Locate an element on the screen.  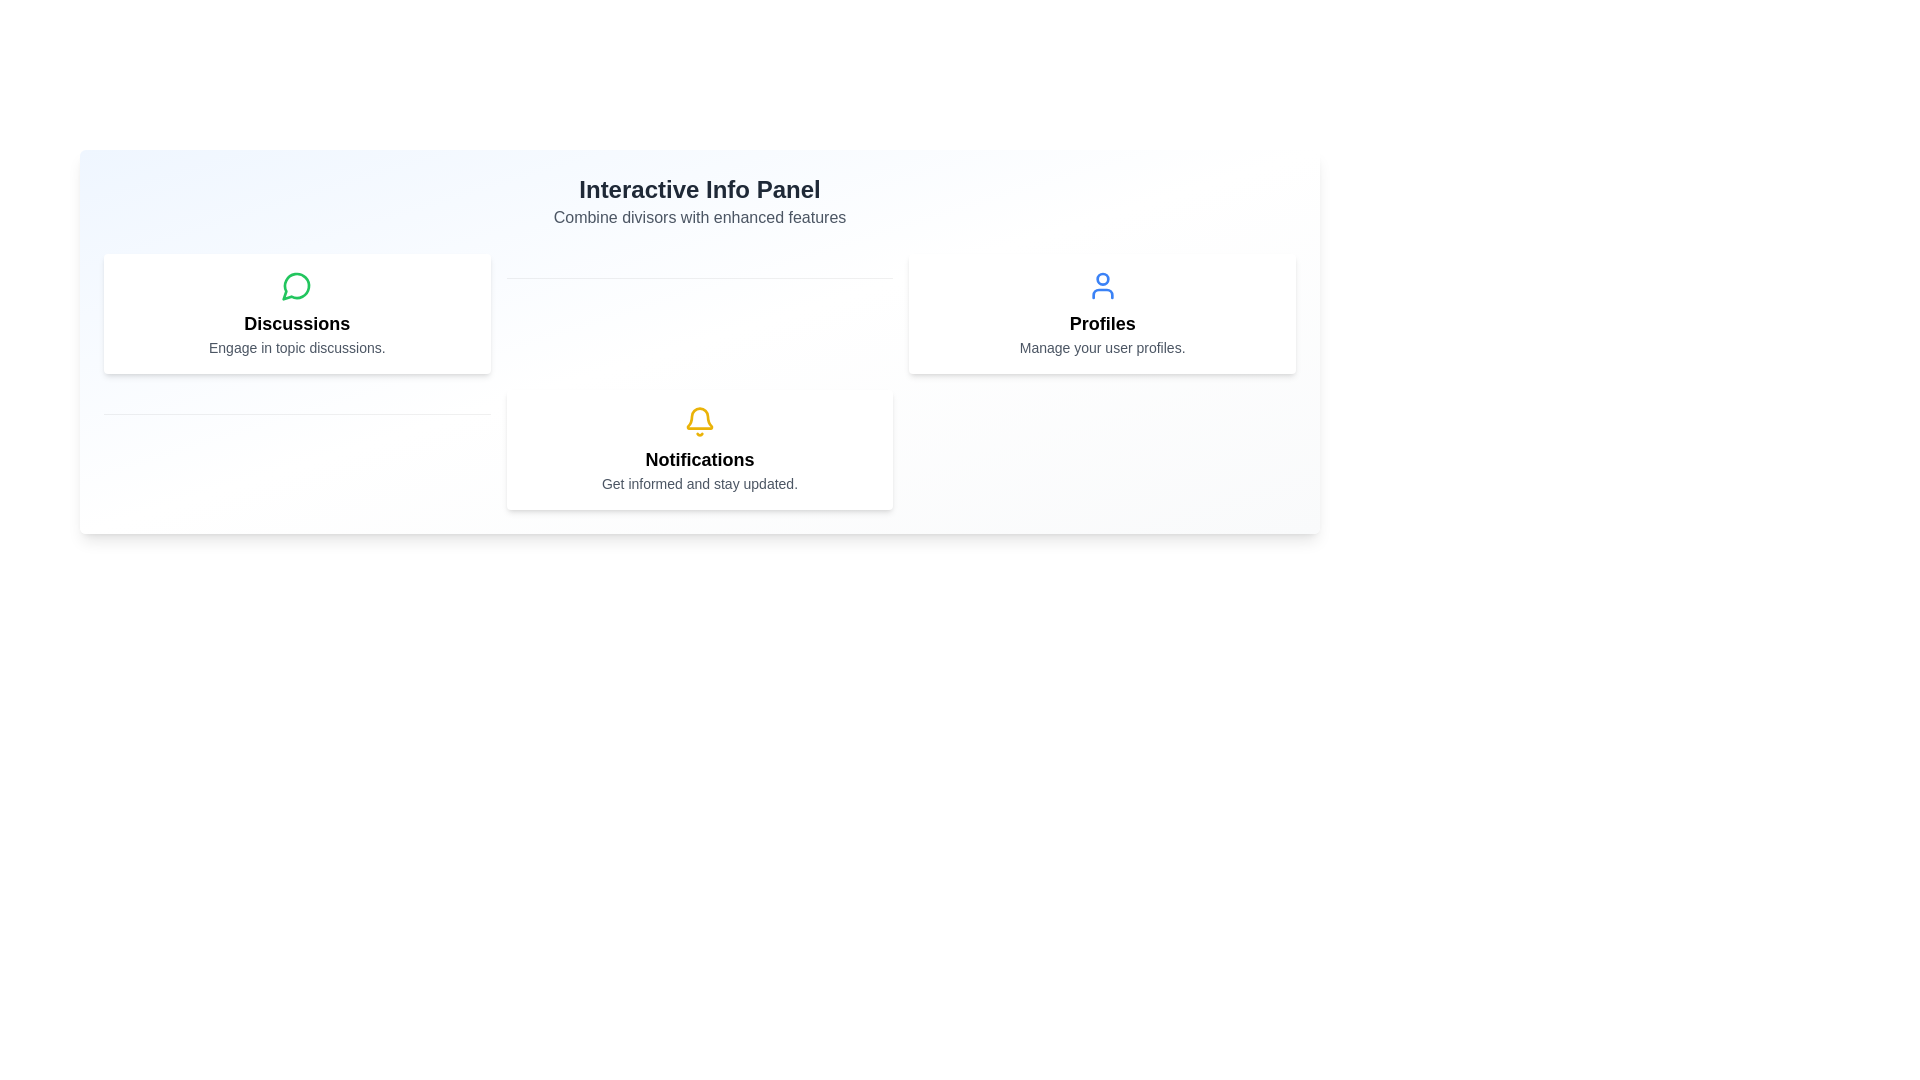
the second card in the horizontal grid layout, which is labeled 'Profiles' and is located between 'Discussions' and 'Notifications' is located at coordinates (1101, 313).